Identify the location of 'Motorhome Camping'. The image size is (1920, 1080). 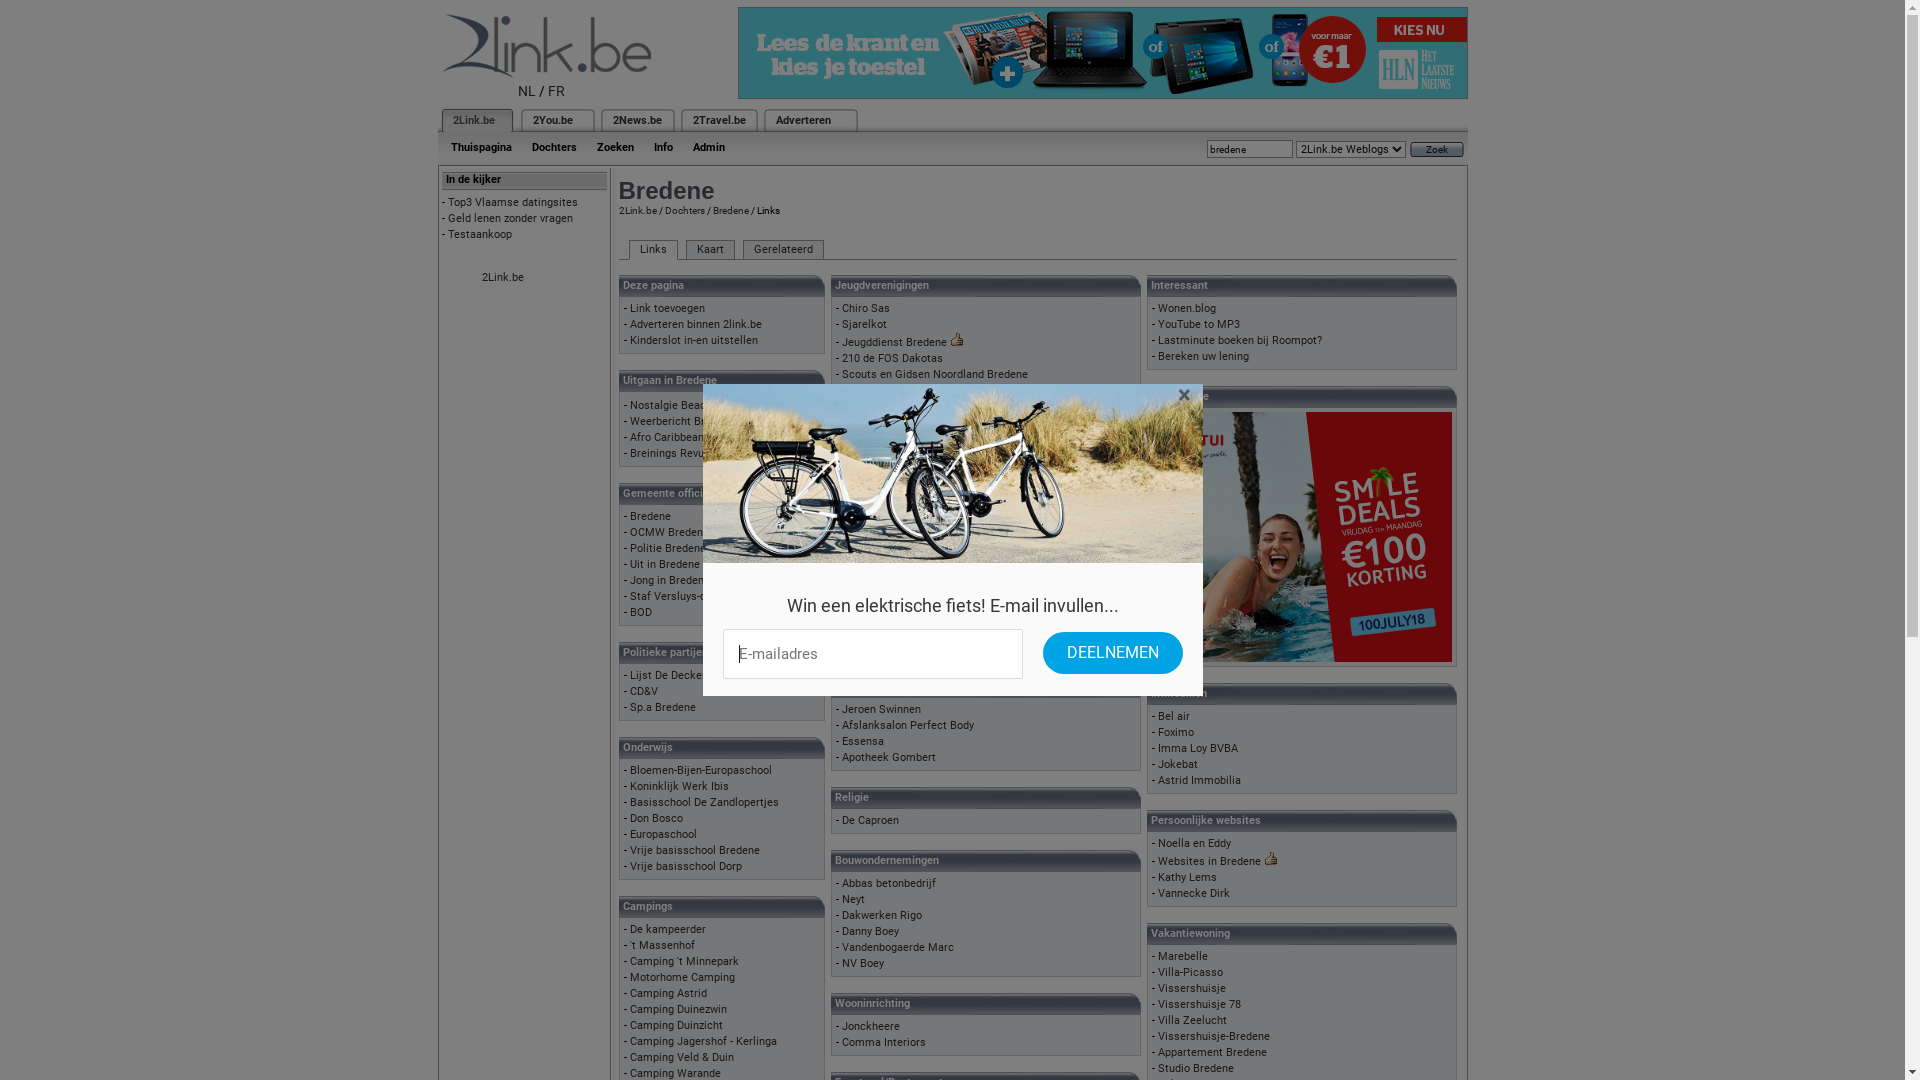
(682, 976).